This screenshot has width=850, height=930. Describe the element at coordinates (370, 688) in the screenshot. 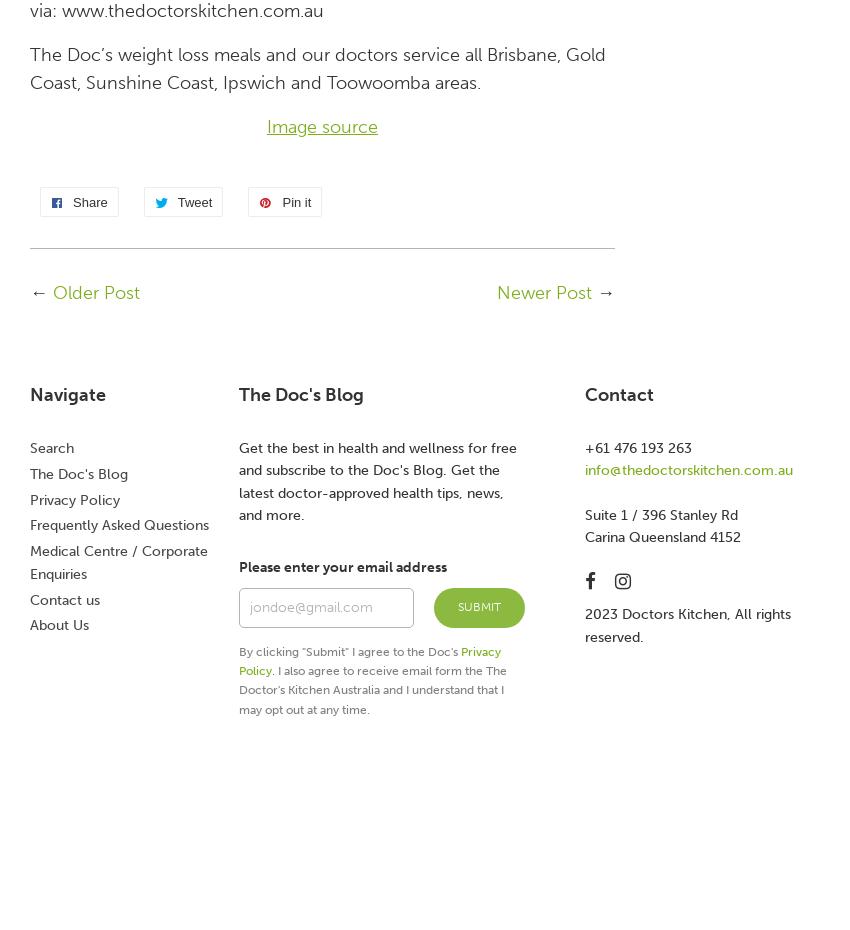

I see `'. I also agree to receive email form the The Doctor's Kitchen Australia and I understand that I may opt out at any time.'` at that location.